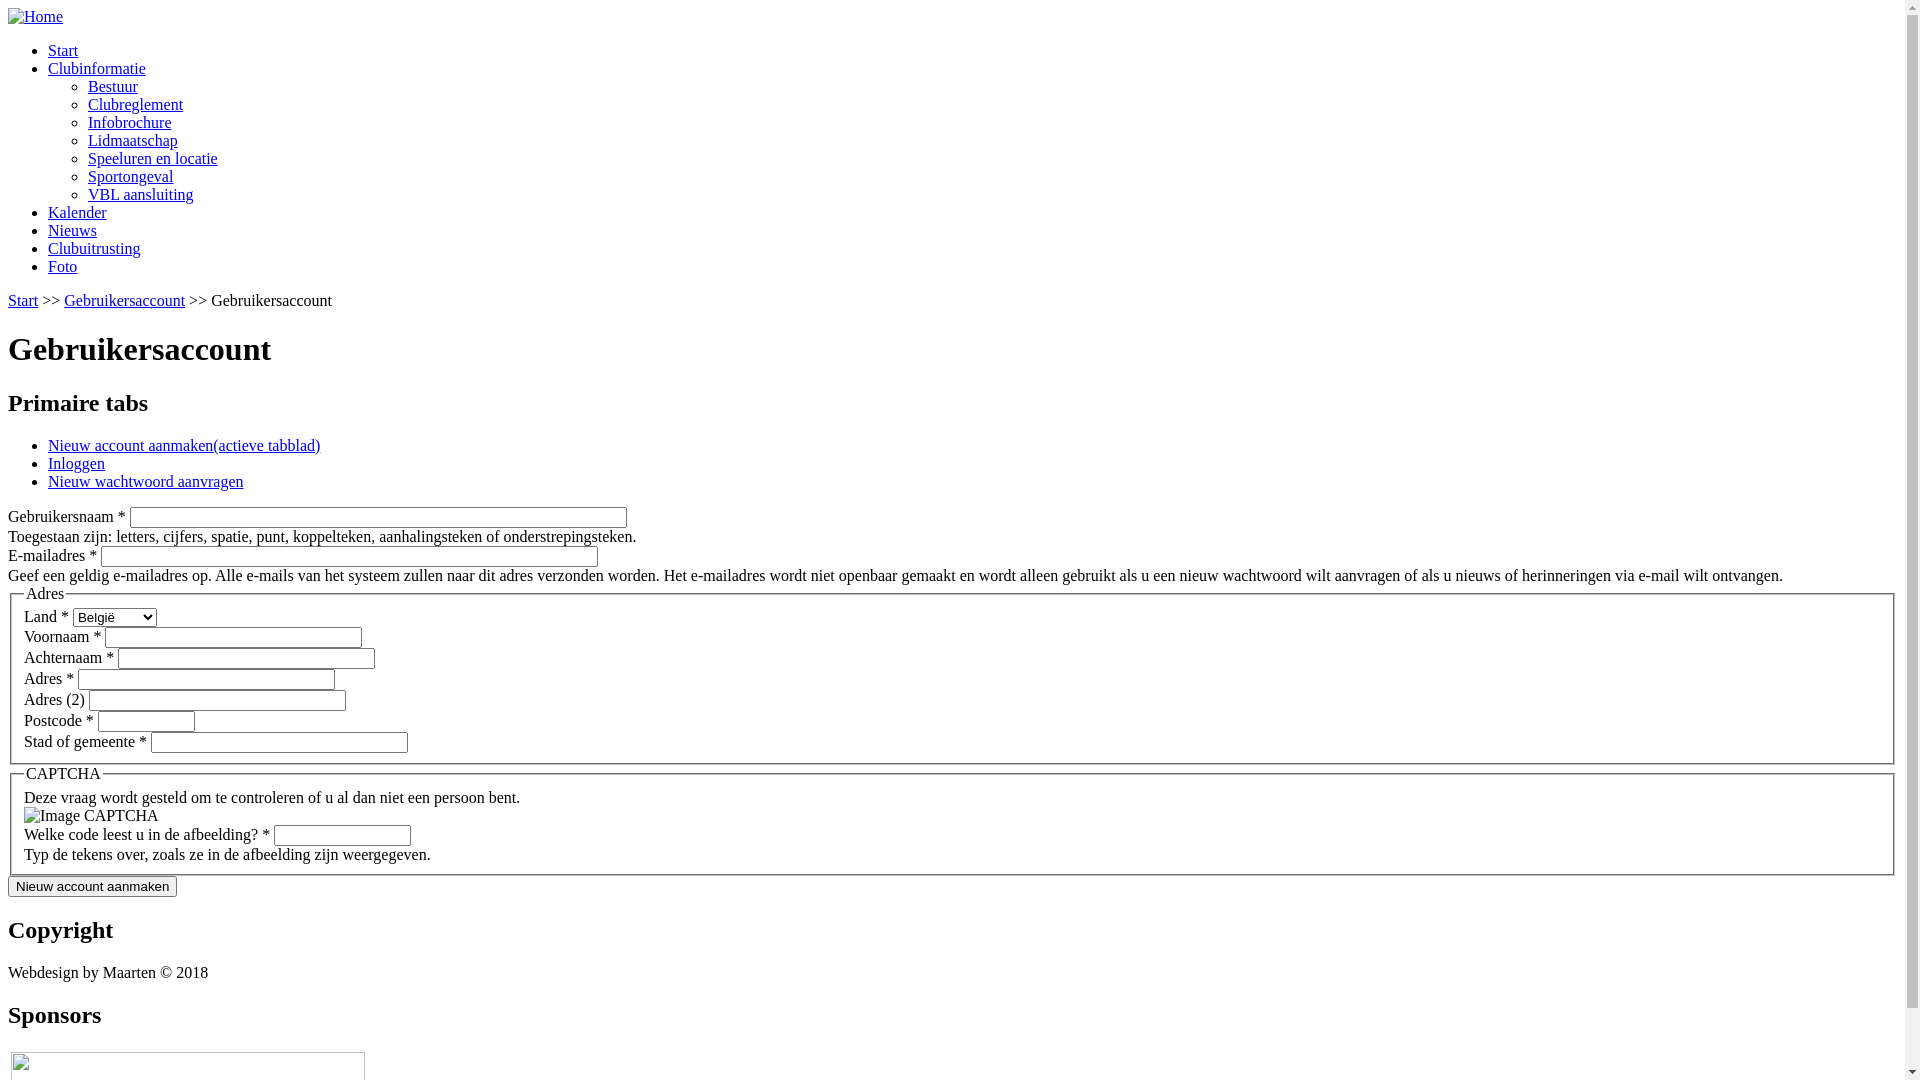 Image resolution: width=1920 pixels, height=1080 pixels. Describe the element at coordinates (132, 139) in the screenshot. I see `'Lidmaatschap'` at that location.